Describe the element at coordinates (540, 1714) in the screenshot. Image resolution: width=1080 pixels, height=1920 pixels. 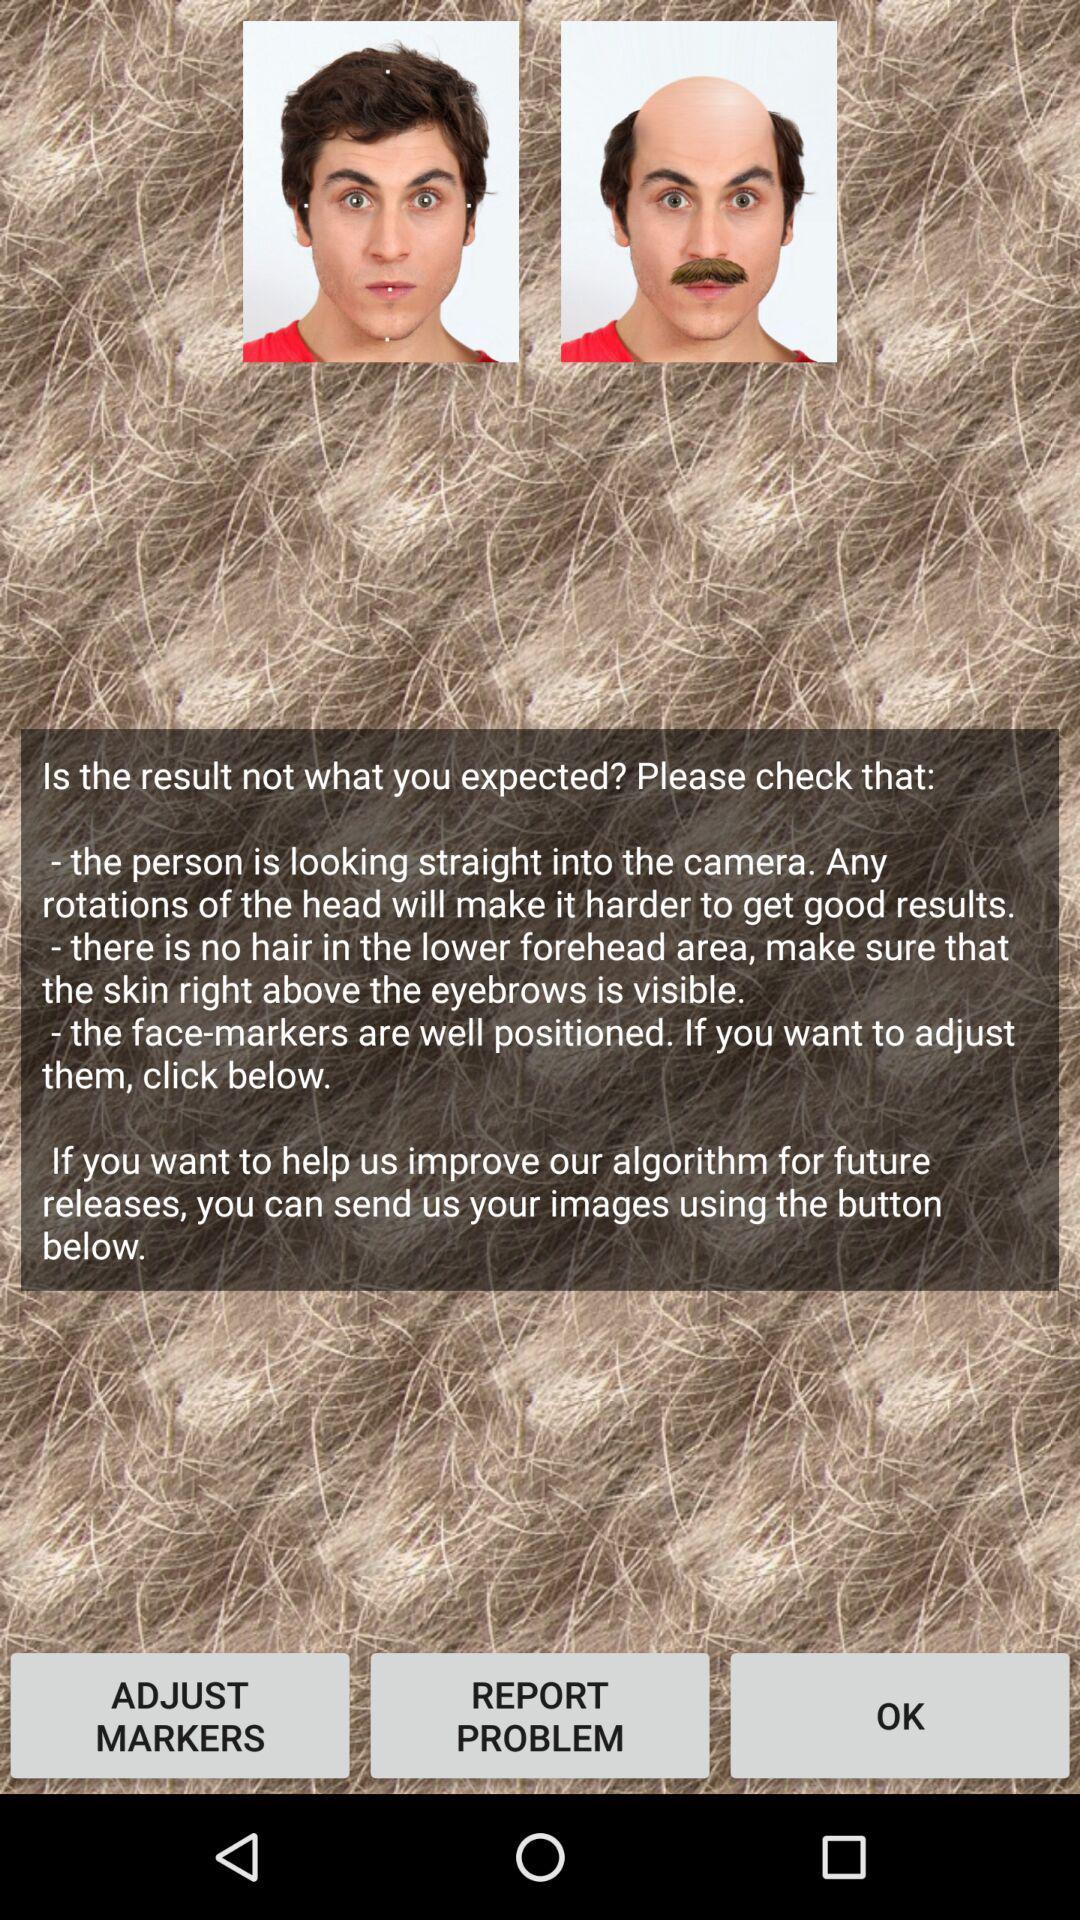
I see `the report problem item` at that location.